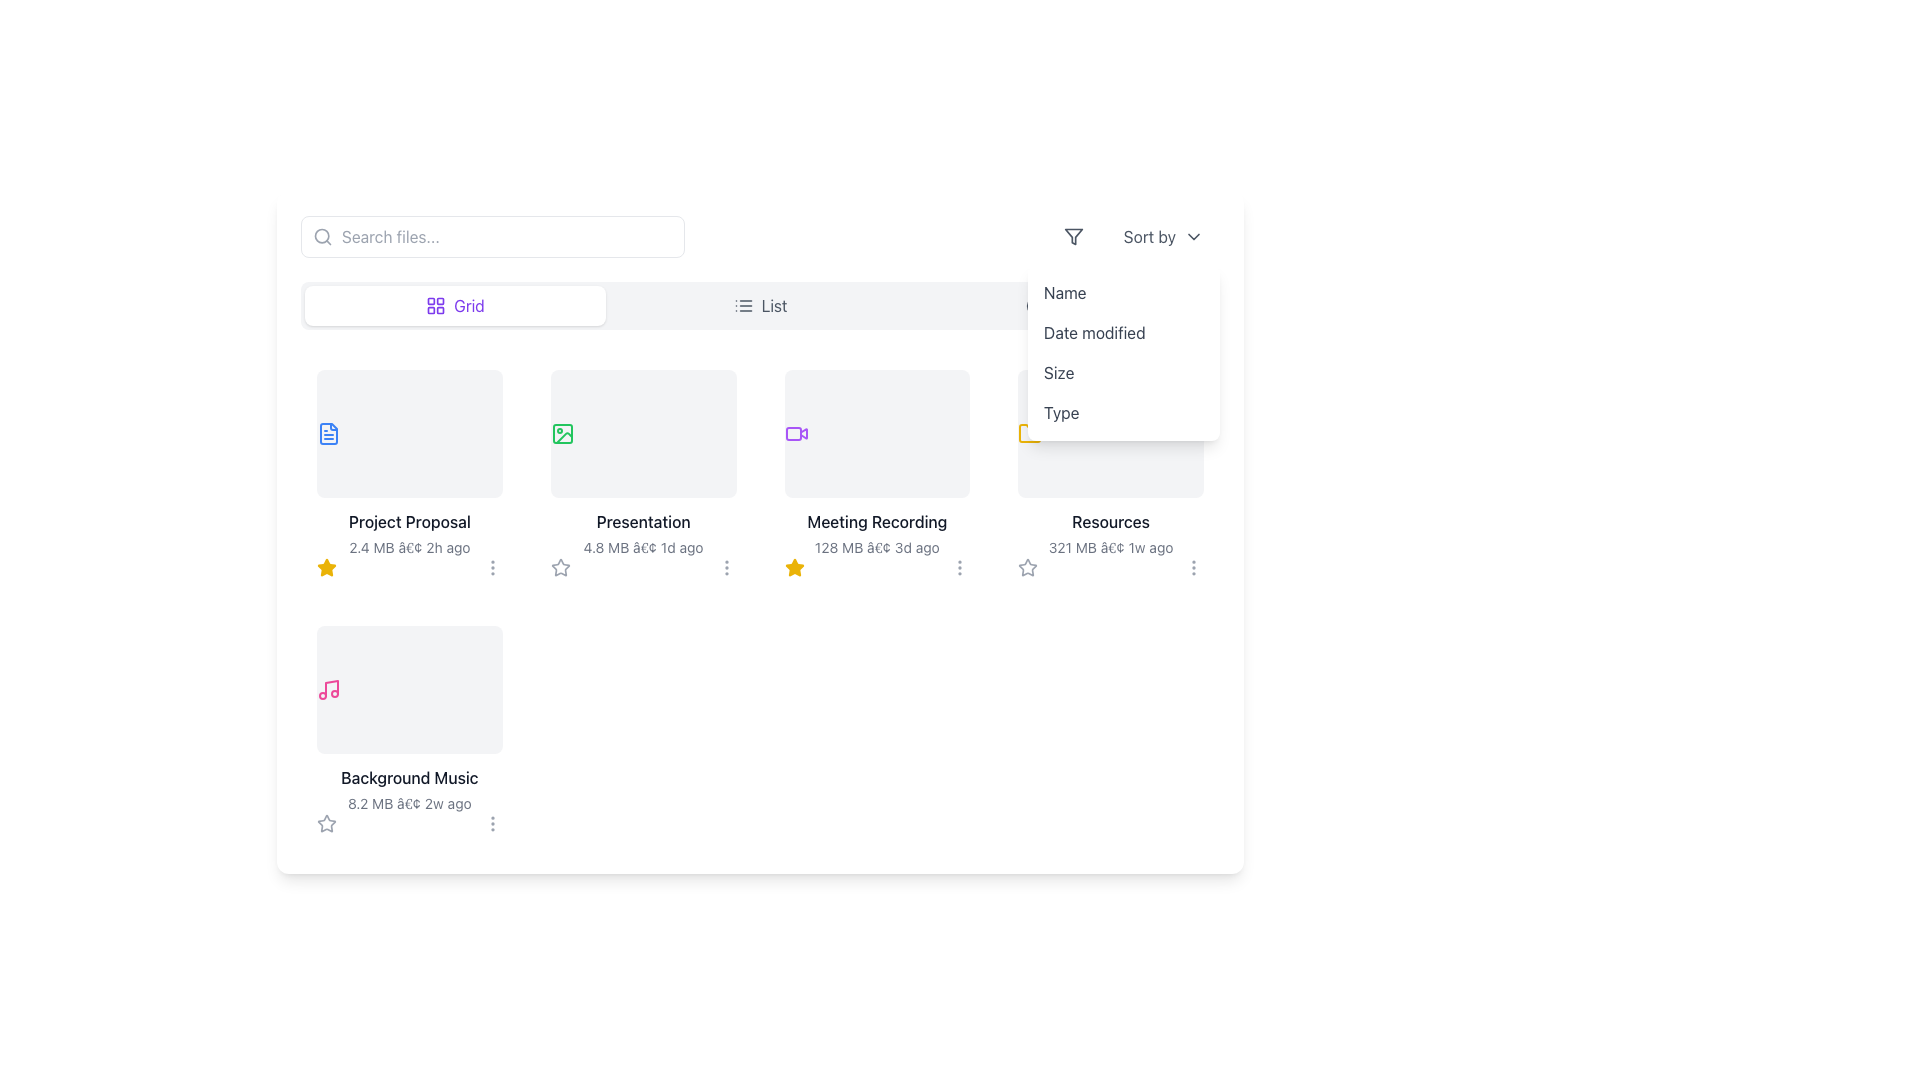 The width and height of the screenshot is (1920, 1080). What do you see at coordinates (759, 305) in the screenshot?
I see `the middle button in the row of display mode options` at bounding box center [759, 305].